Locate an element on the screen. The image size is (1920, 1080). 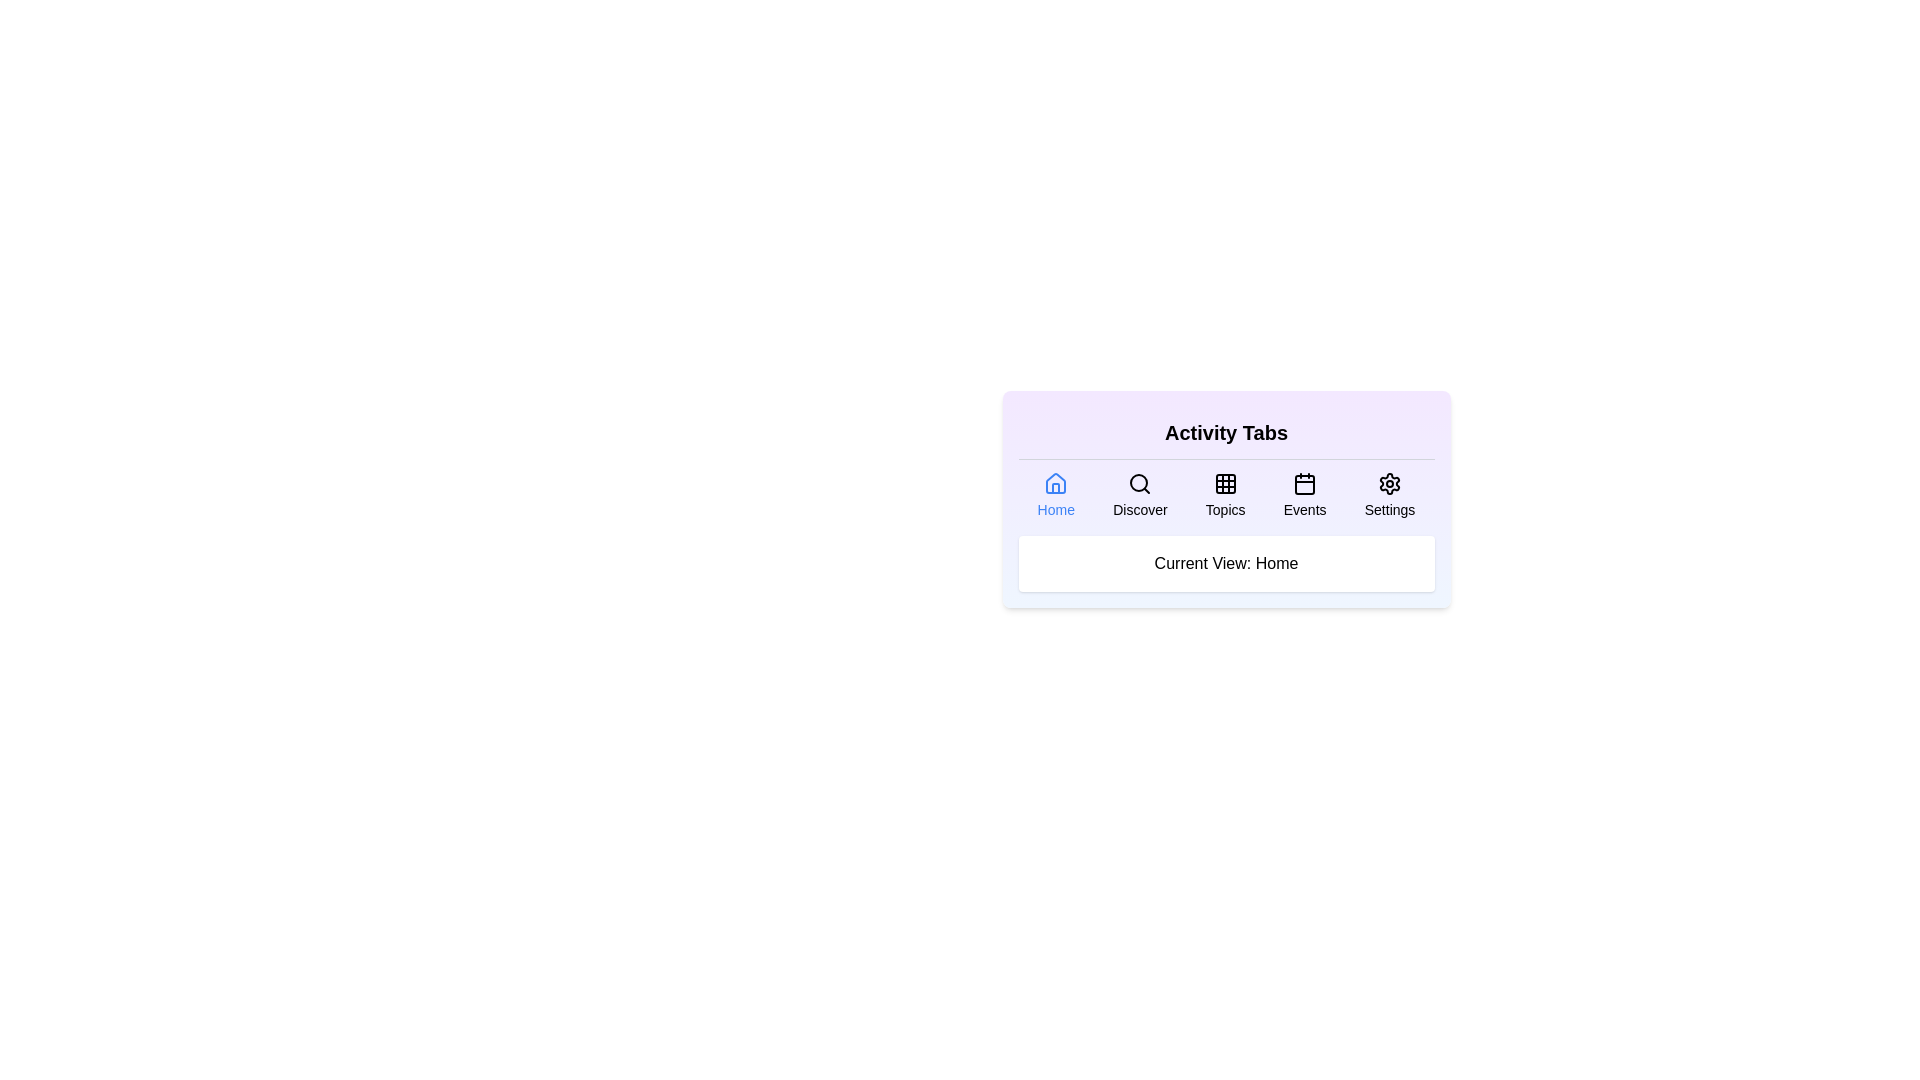
the Discover tab is located at coordinates (1140, 495).